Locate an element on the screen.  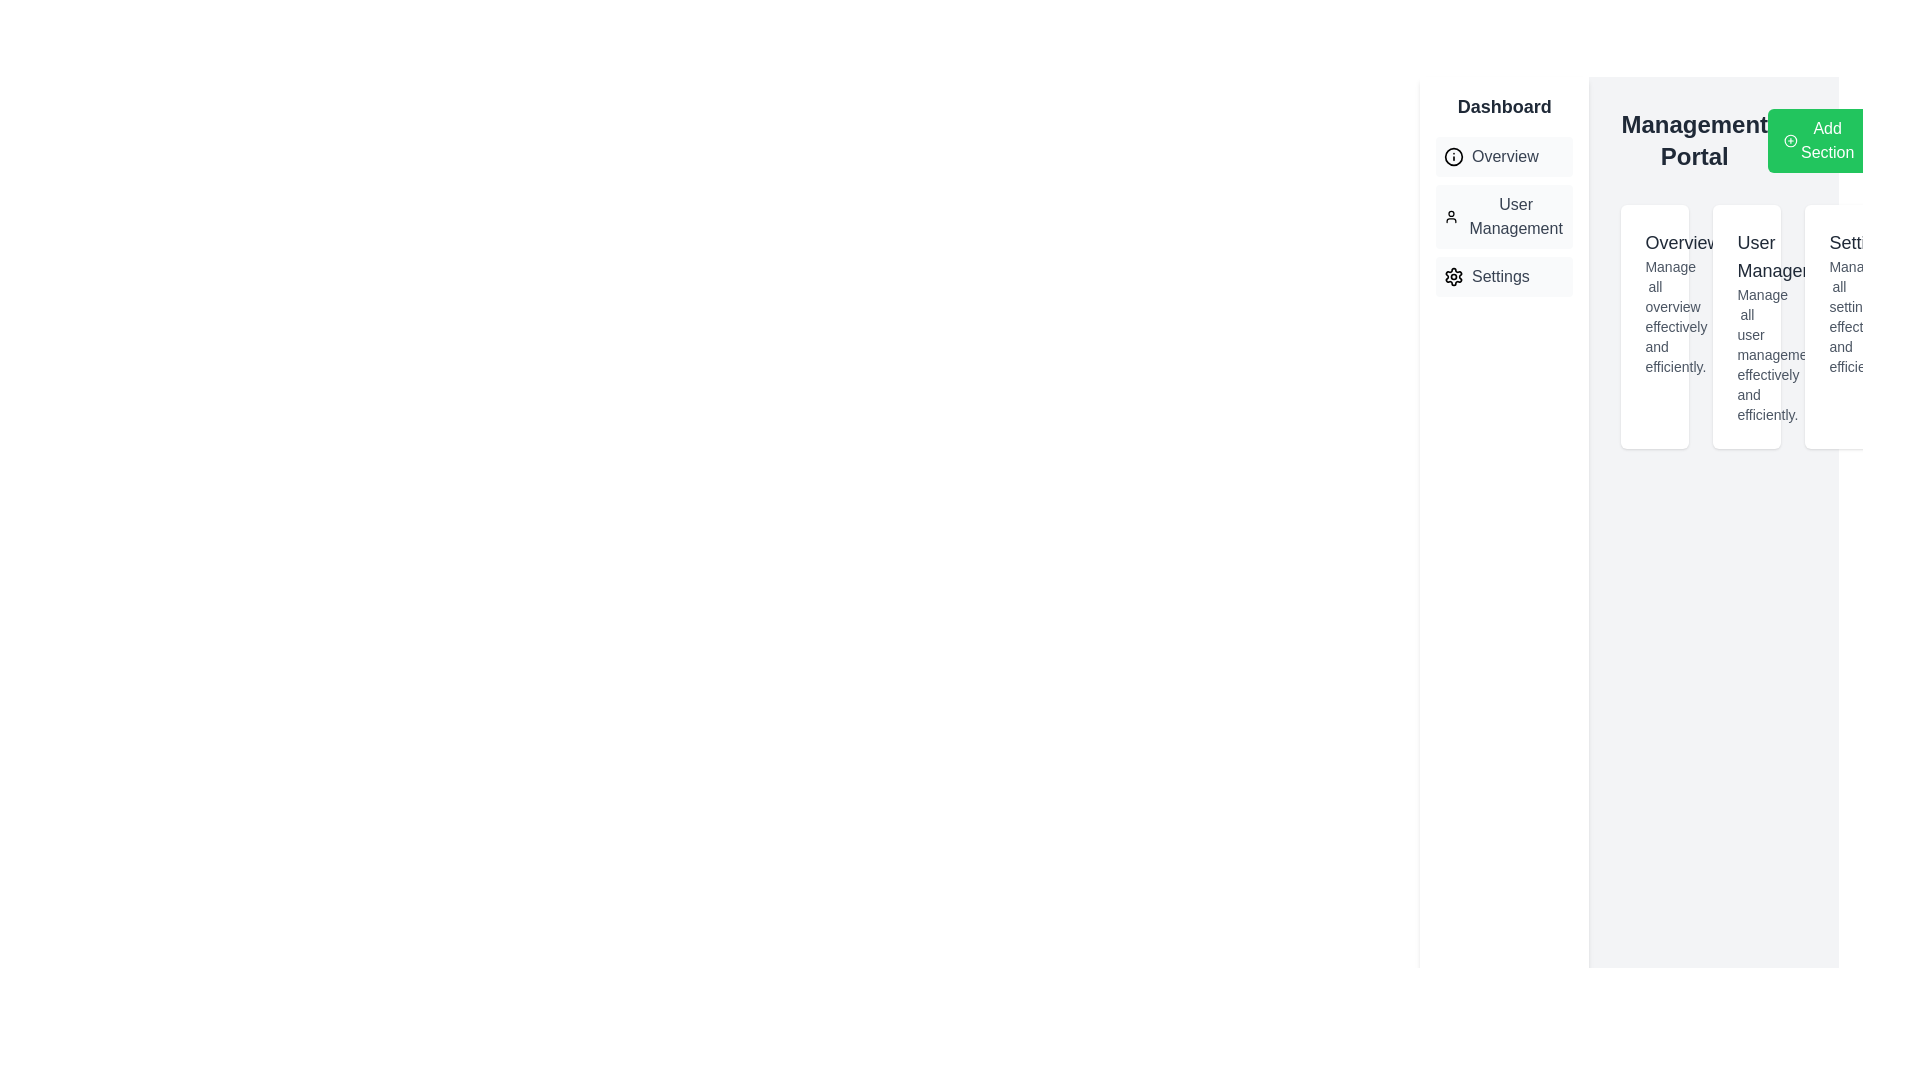
the 'User Management' text label which serves as a navigation option between 'Overview' and 'Settings' is located at coordinates (1516, 216).